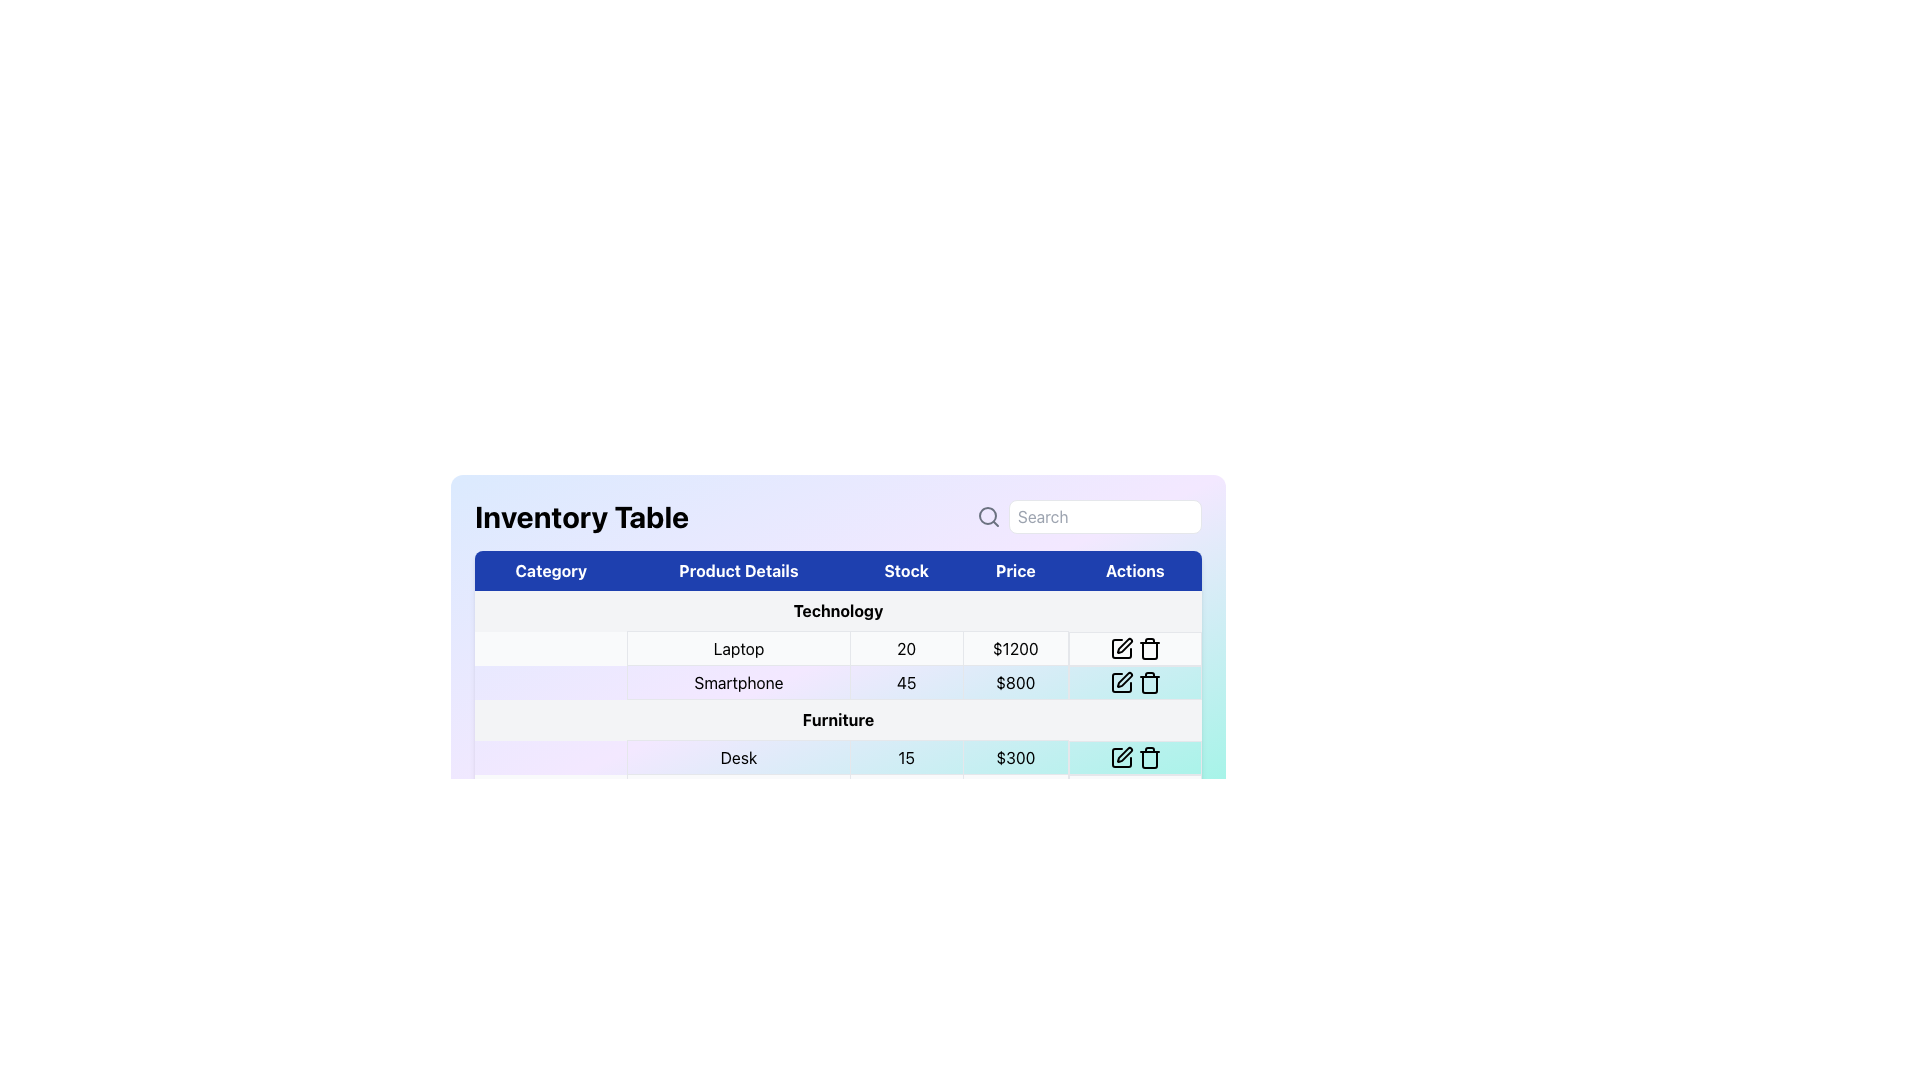  What do you see at coordinates (905, 681) in the screenshot?
I see `the static text element displaying the number '45' located in the third column labeled 'Stock' of the table, positioned between 'Smartphone' and '$800'` at bounding box center [905, 681].